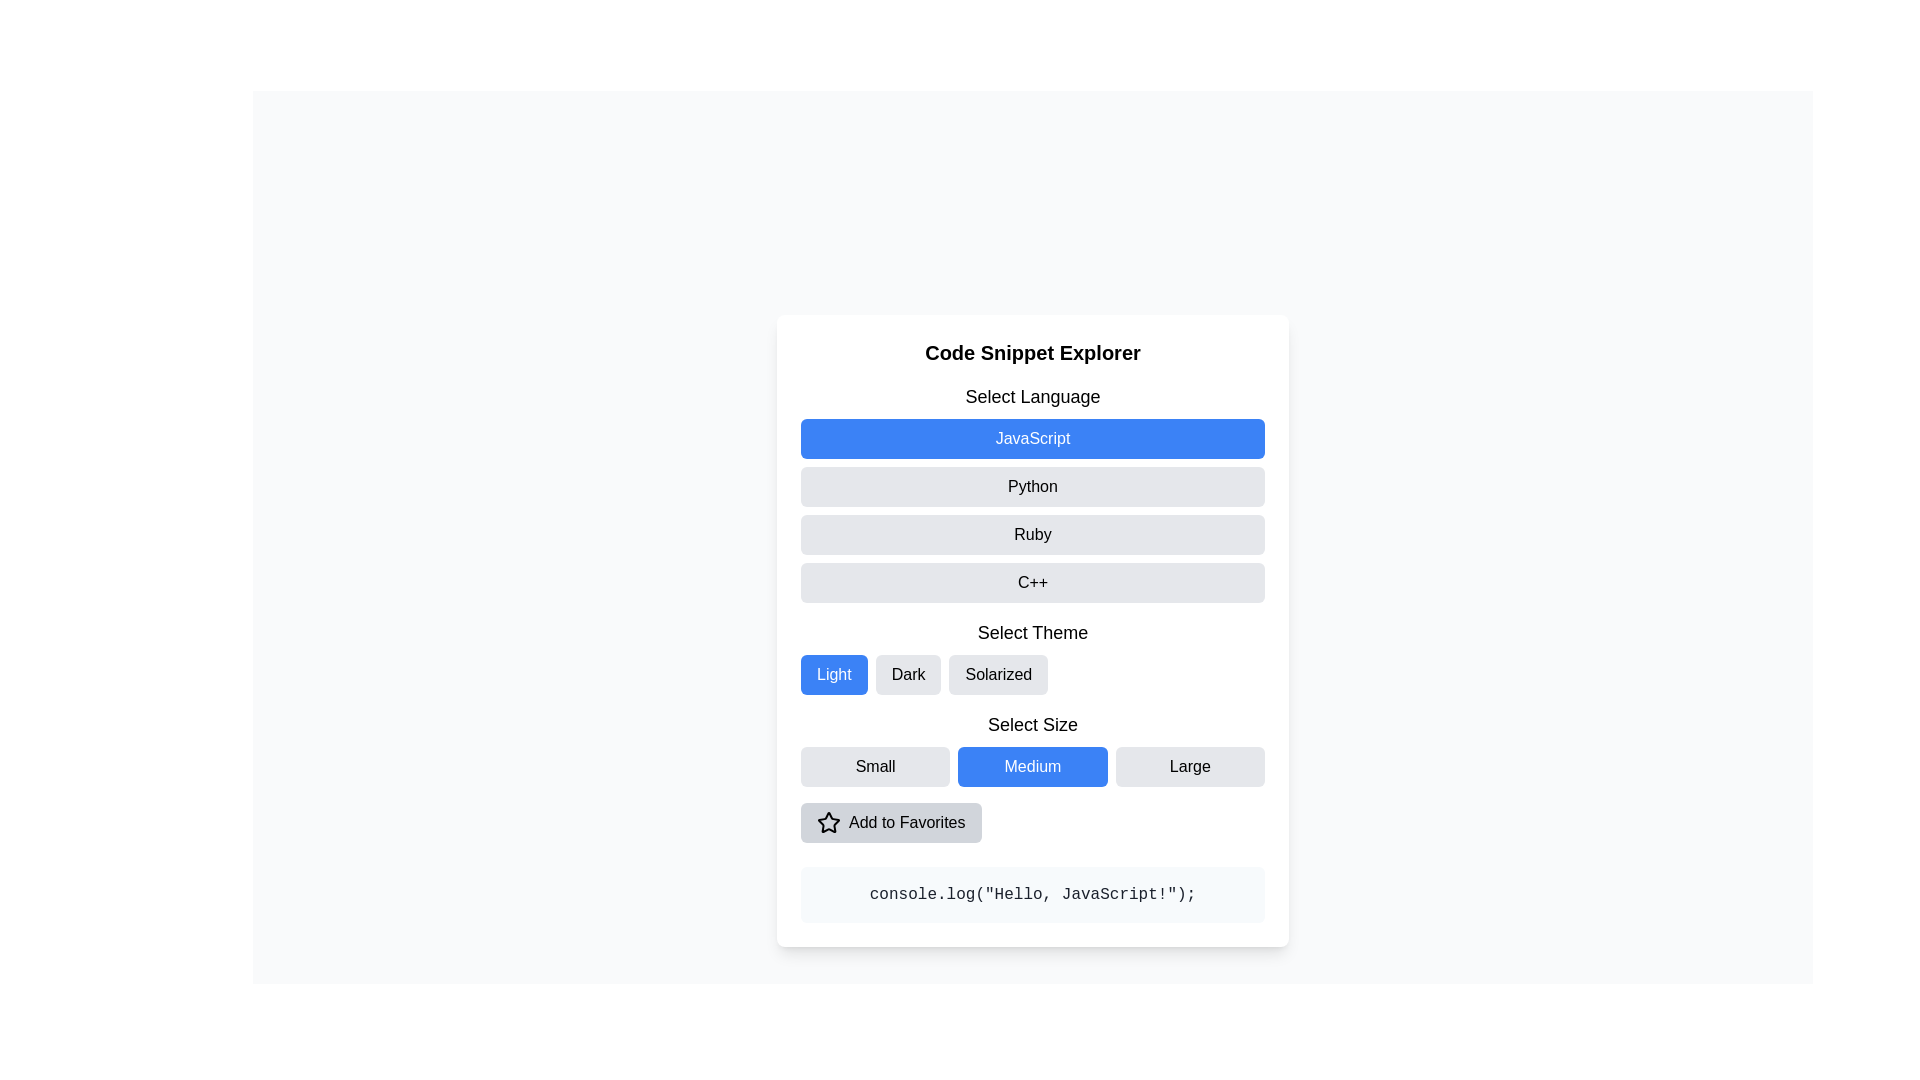 This screenshot has width=1920, height=1080. What do you see at coordinates (890, 822) in the screenshot?
I see `the button located centrally at the bottom section of the card interface` at bounding box center [890, 822].